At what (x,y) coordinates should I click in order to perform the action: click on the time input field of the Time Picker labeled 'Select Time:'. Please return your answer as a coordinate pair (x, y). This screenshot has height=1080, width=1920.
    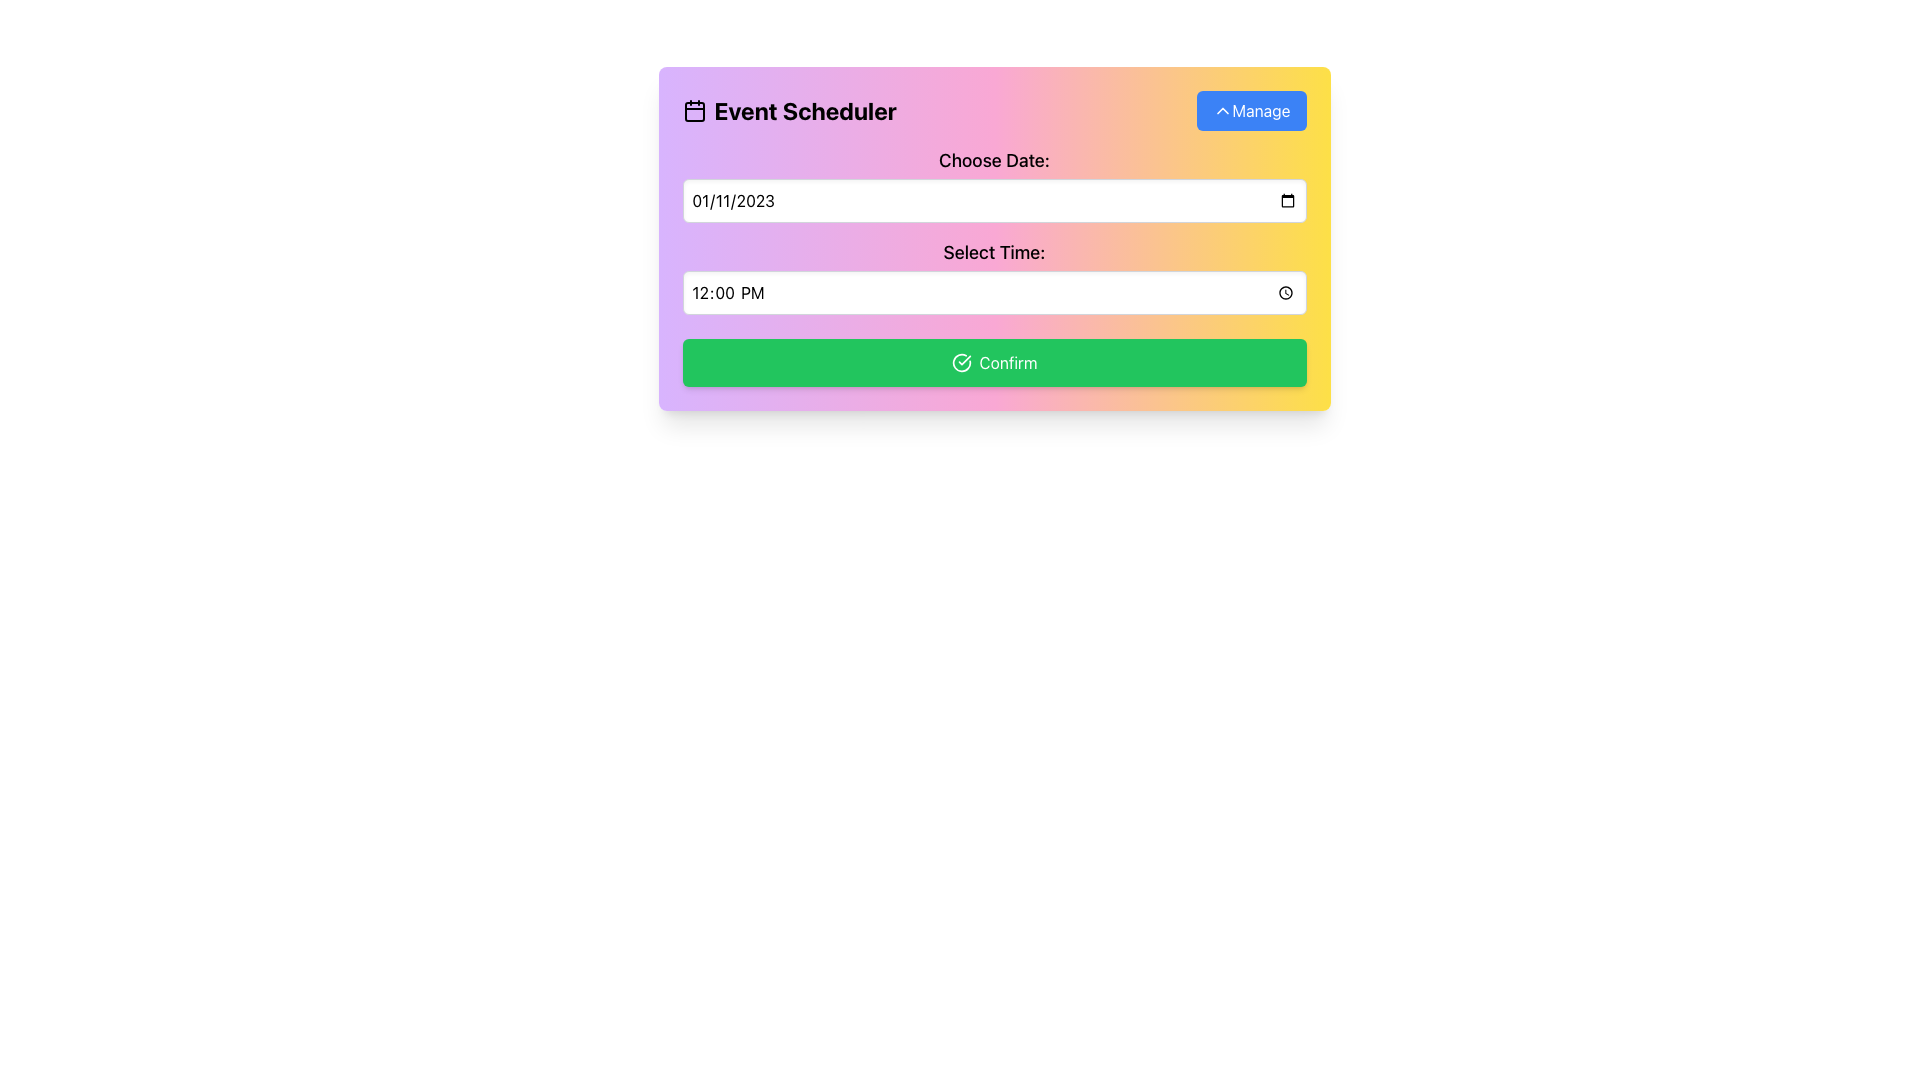
    Looking at the image, I should click on (994, 277).